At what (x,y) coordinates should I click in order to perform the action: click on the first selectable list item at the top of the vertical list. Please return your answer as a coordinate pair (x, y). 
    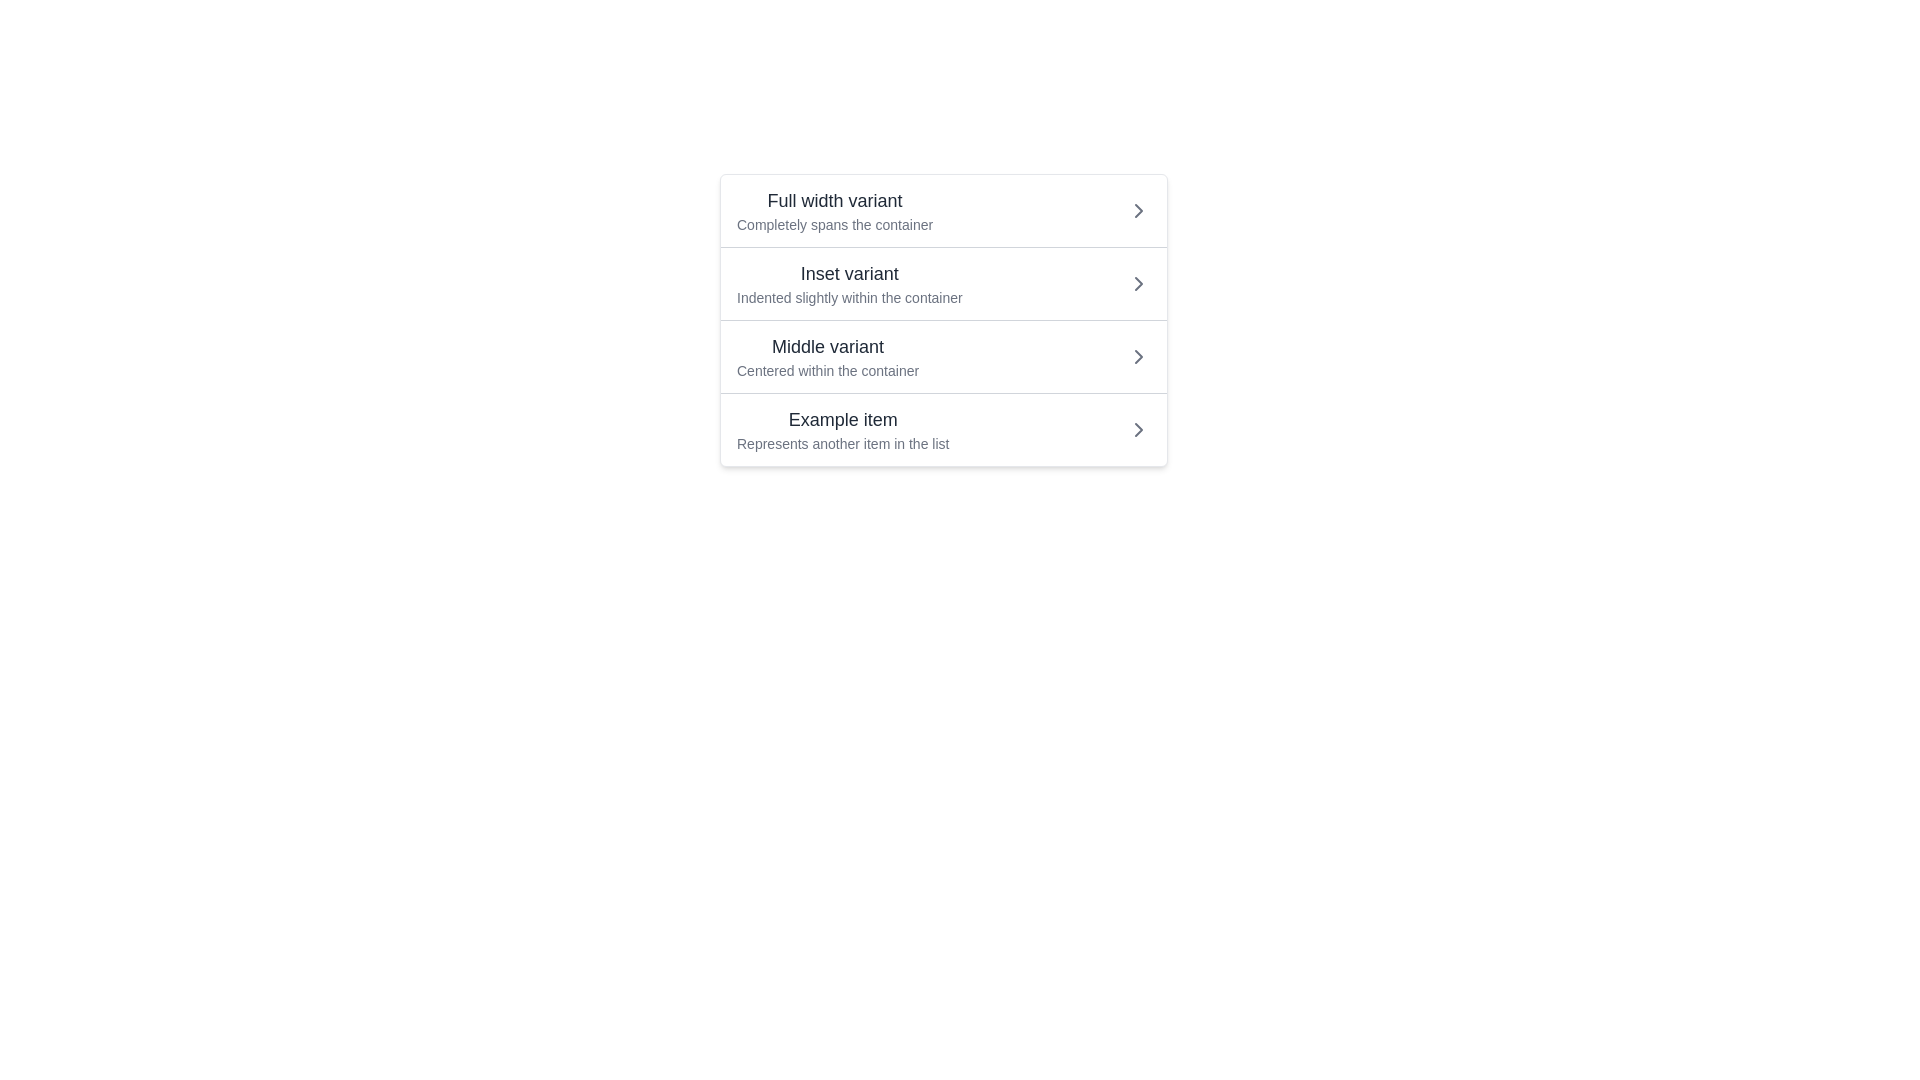
    Looking at the image, I should click on (943, 211).